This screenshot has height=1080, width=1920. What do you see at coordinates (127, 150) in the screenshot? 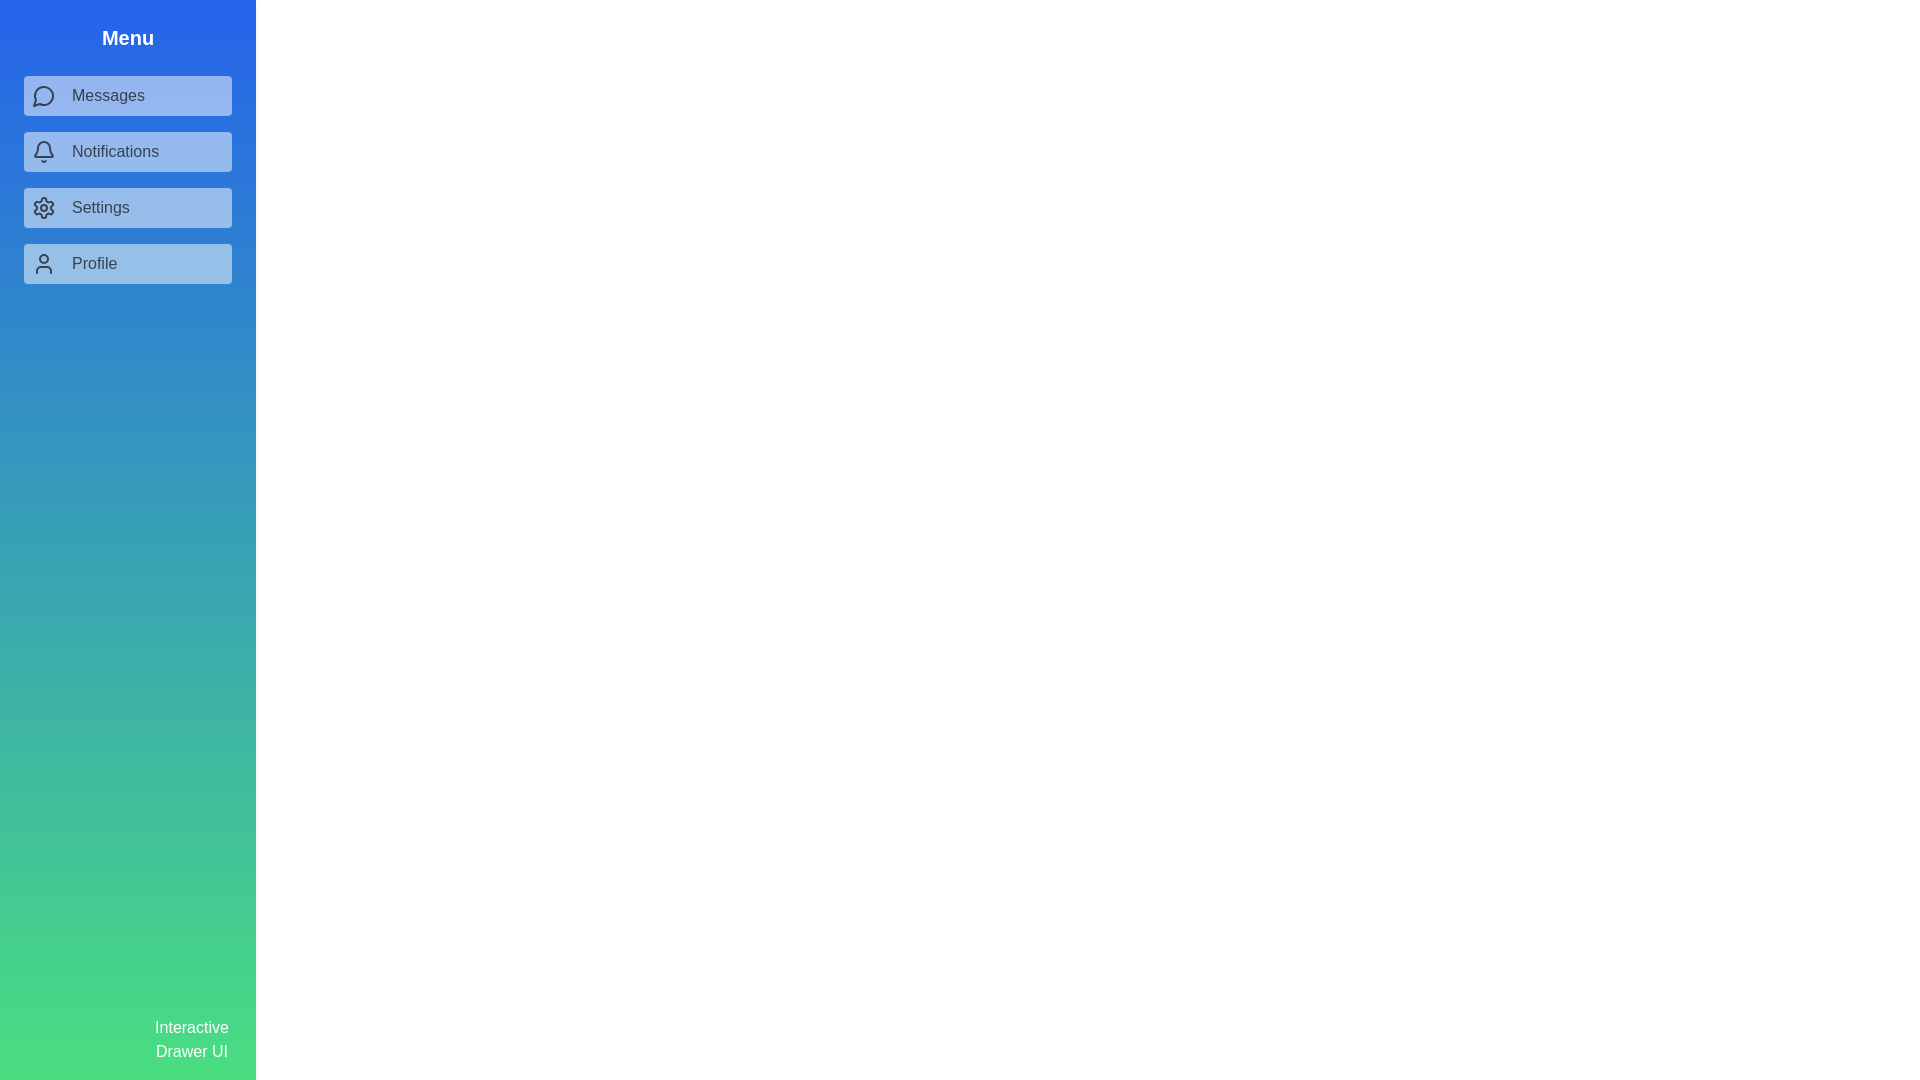
I see `the menu item Notifications` at bounding box center [127, 150].